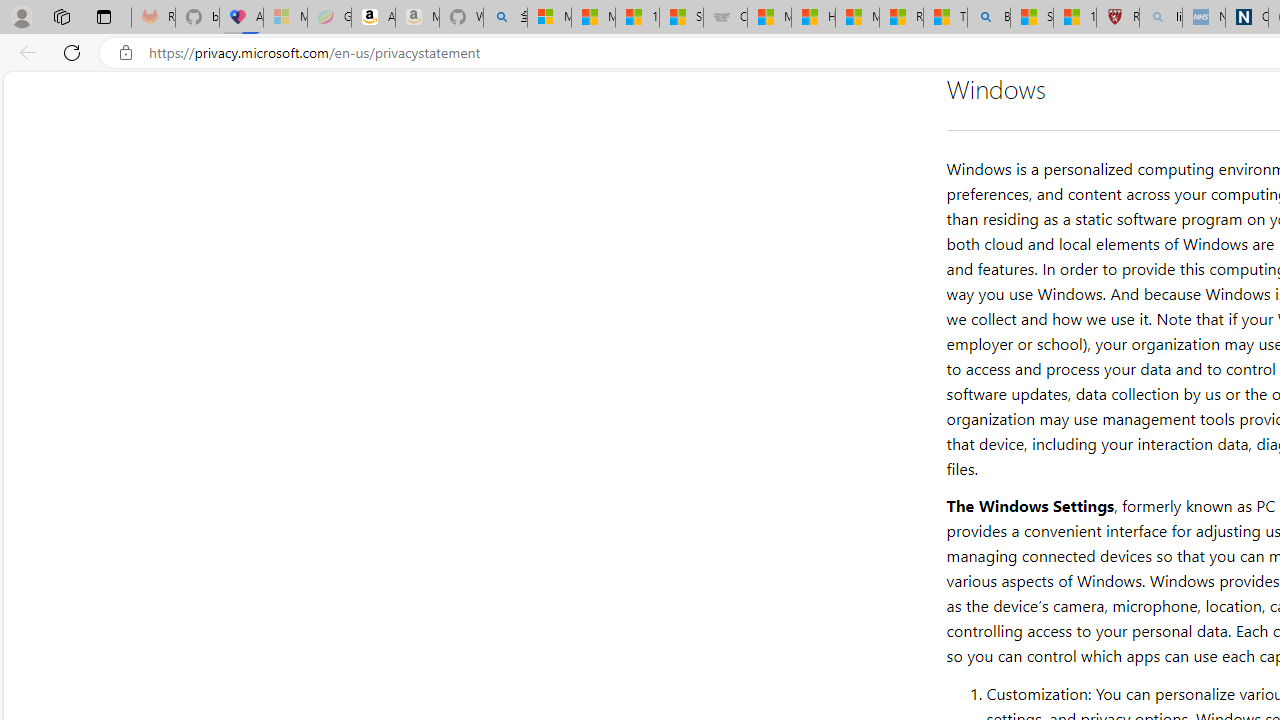 The width and height of the screenshot is (1280, 720). I want to click on 'Recipes - MSN', so click(900, 17).